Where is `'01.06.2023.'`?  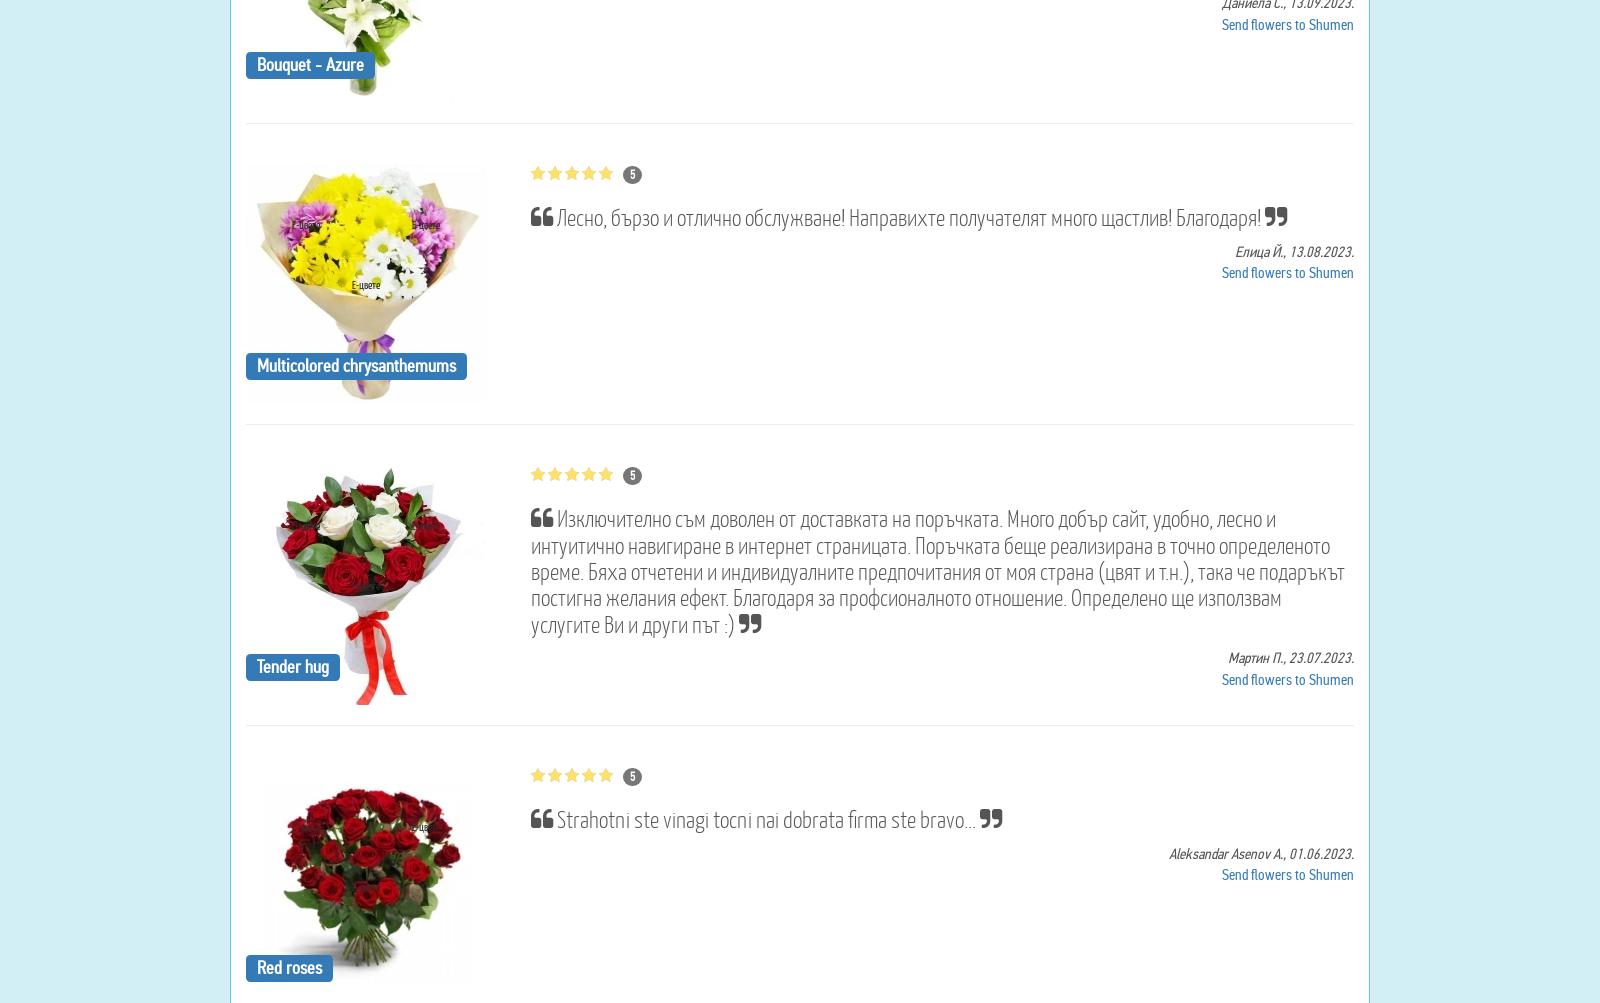
'01.06.2023.' is located at coordinates (1320, 852).